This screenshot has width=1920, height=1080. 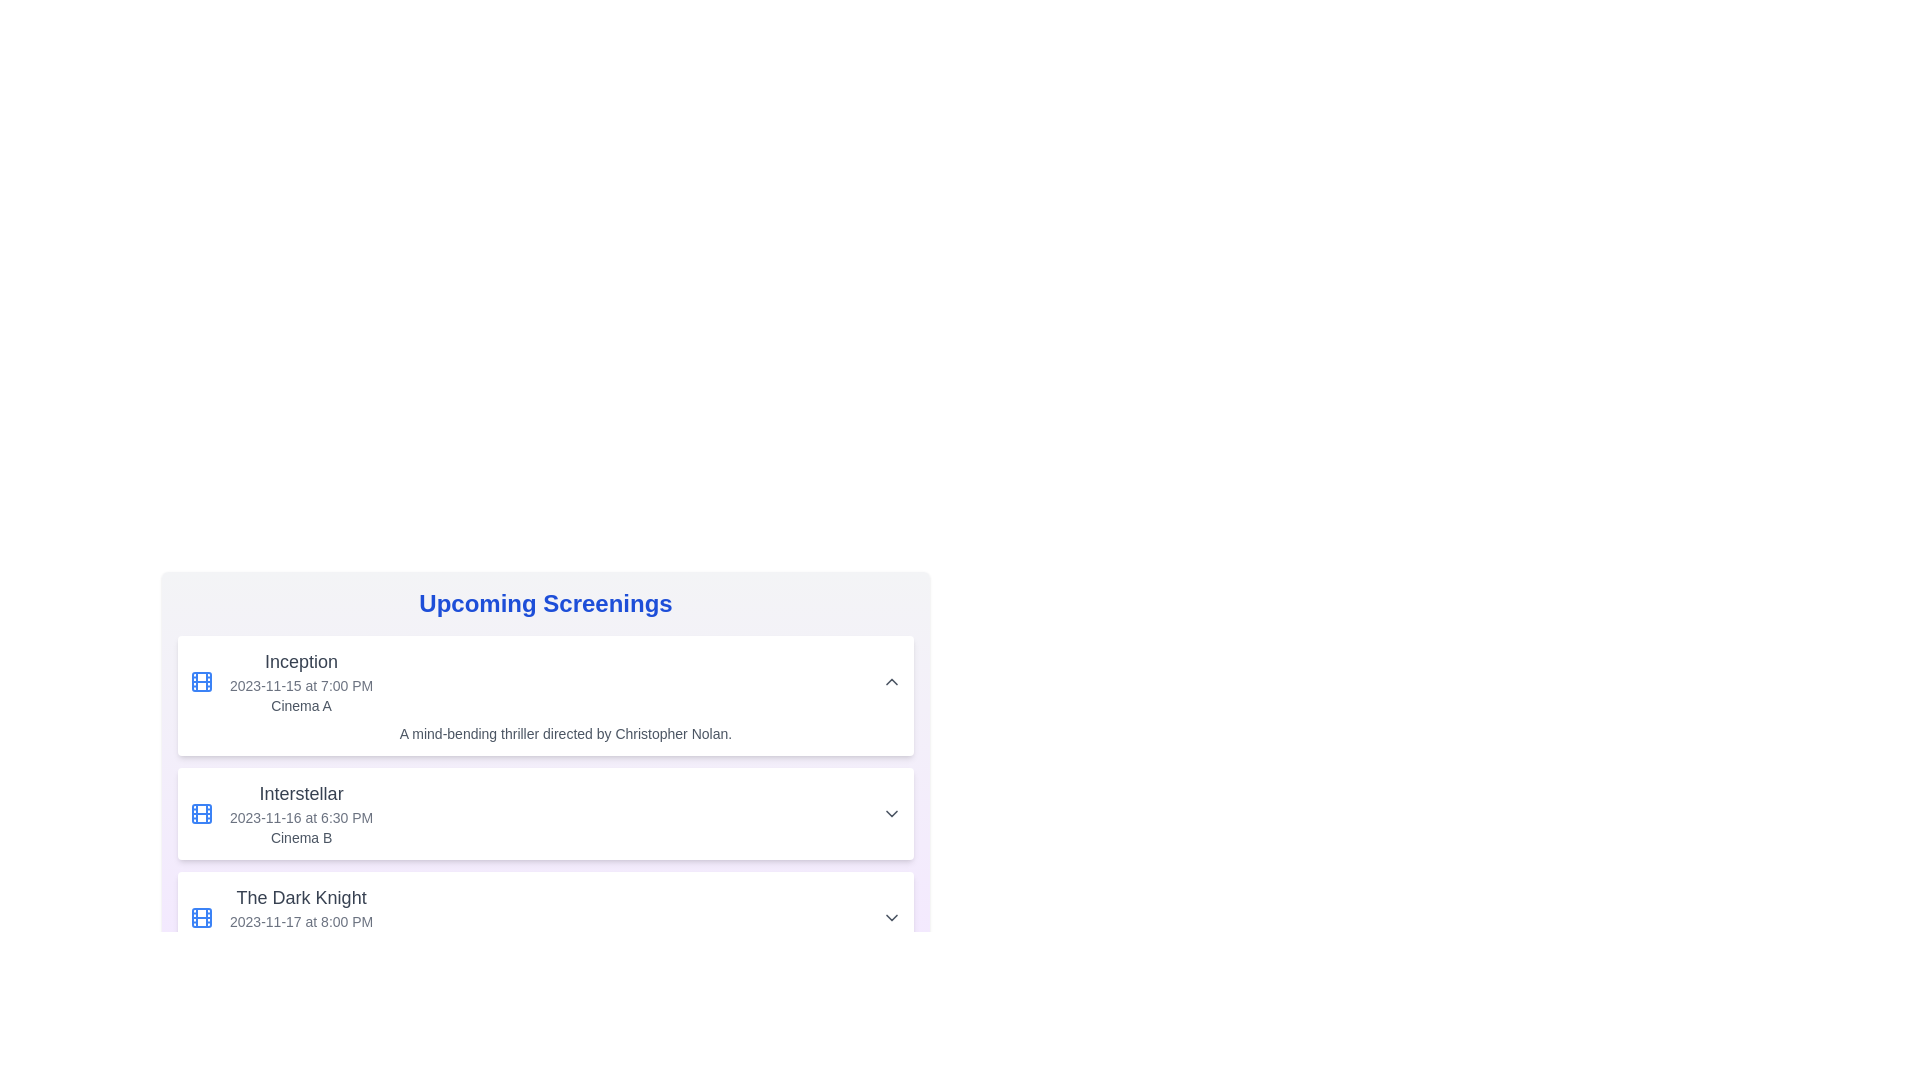 What do you see at coordinates (280, 681) in the screenshot?
I see `the cinema screening entry for 'Inception' displaying the date and time '2023-11-15 at 7:00 PM' and location 'Cinema A'` at bounding box center [280, 681].